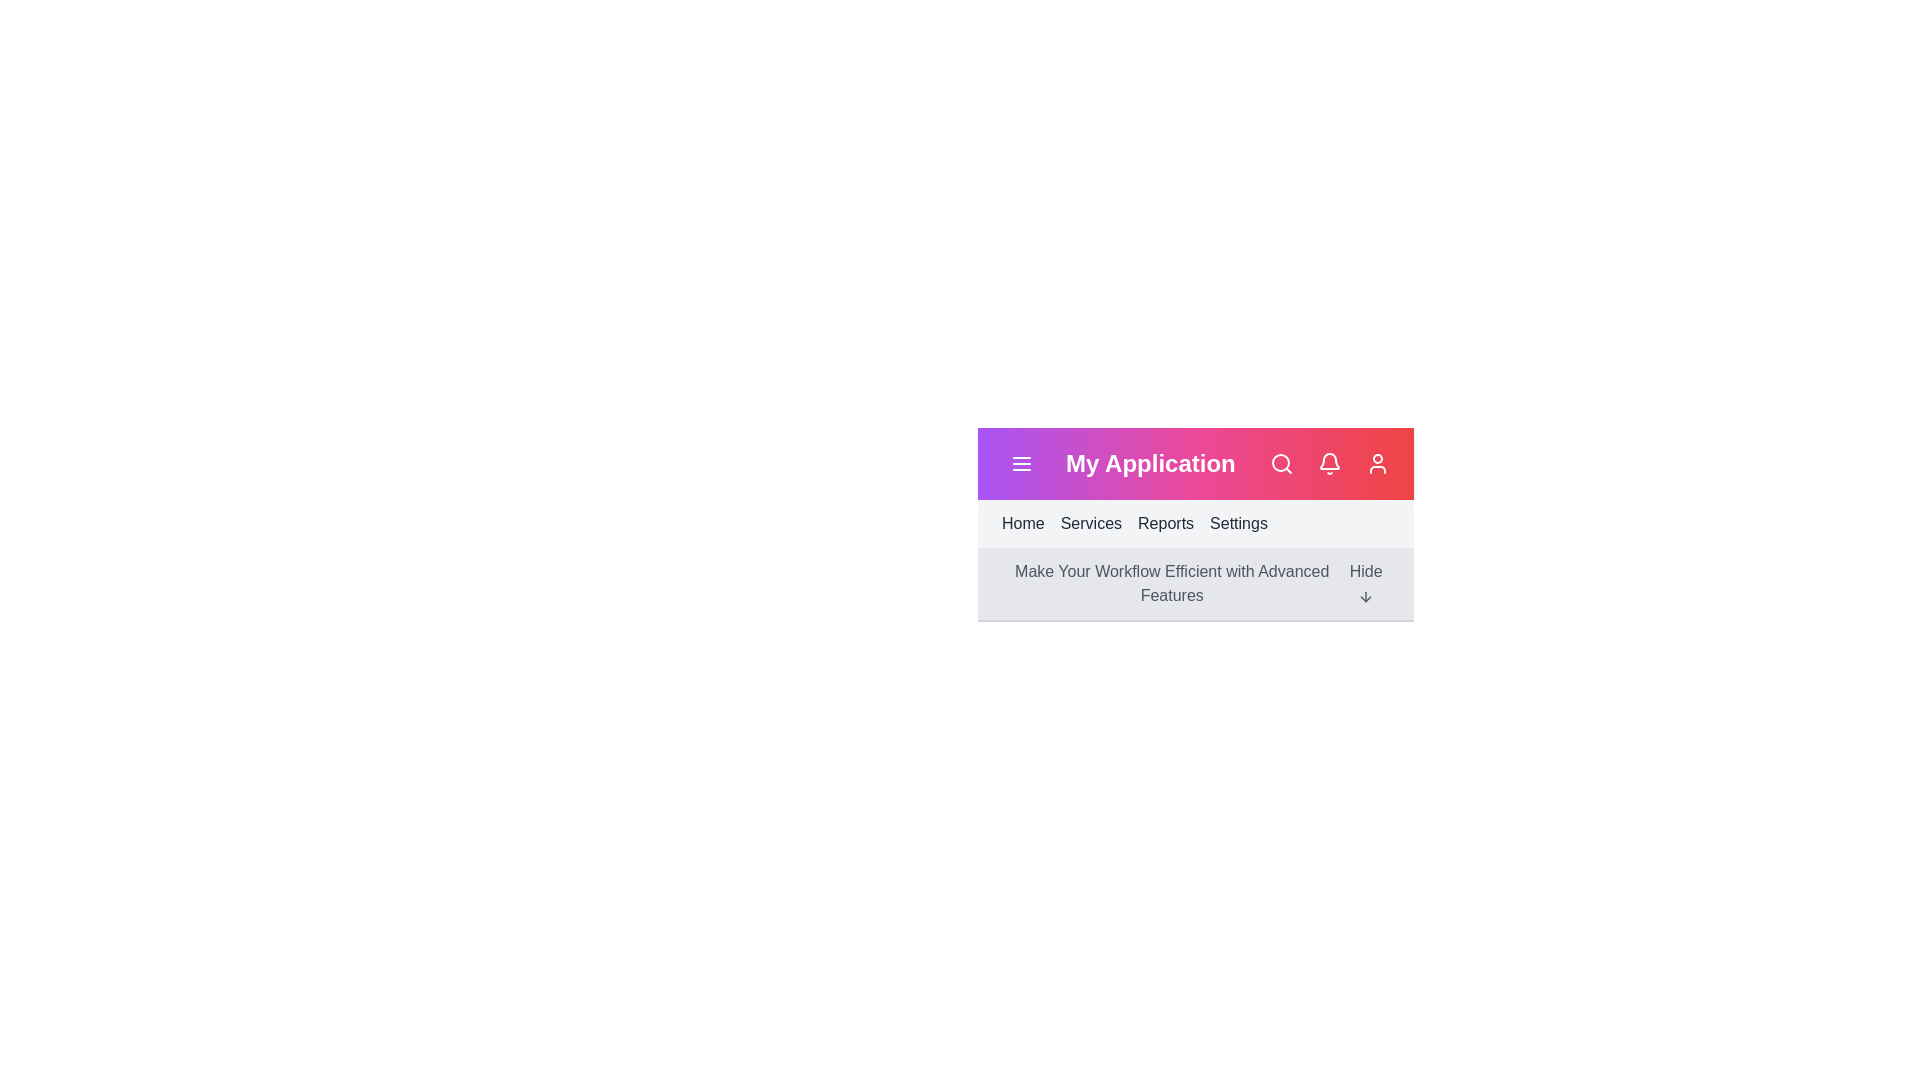 The image size is (1920, 1080). I want to click on the search icon in the header, so click(1281, 463).